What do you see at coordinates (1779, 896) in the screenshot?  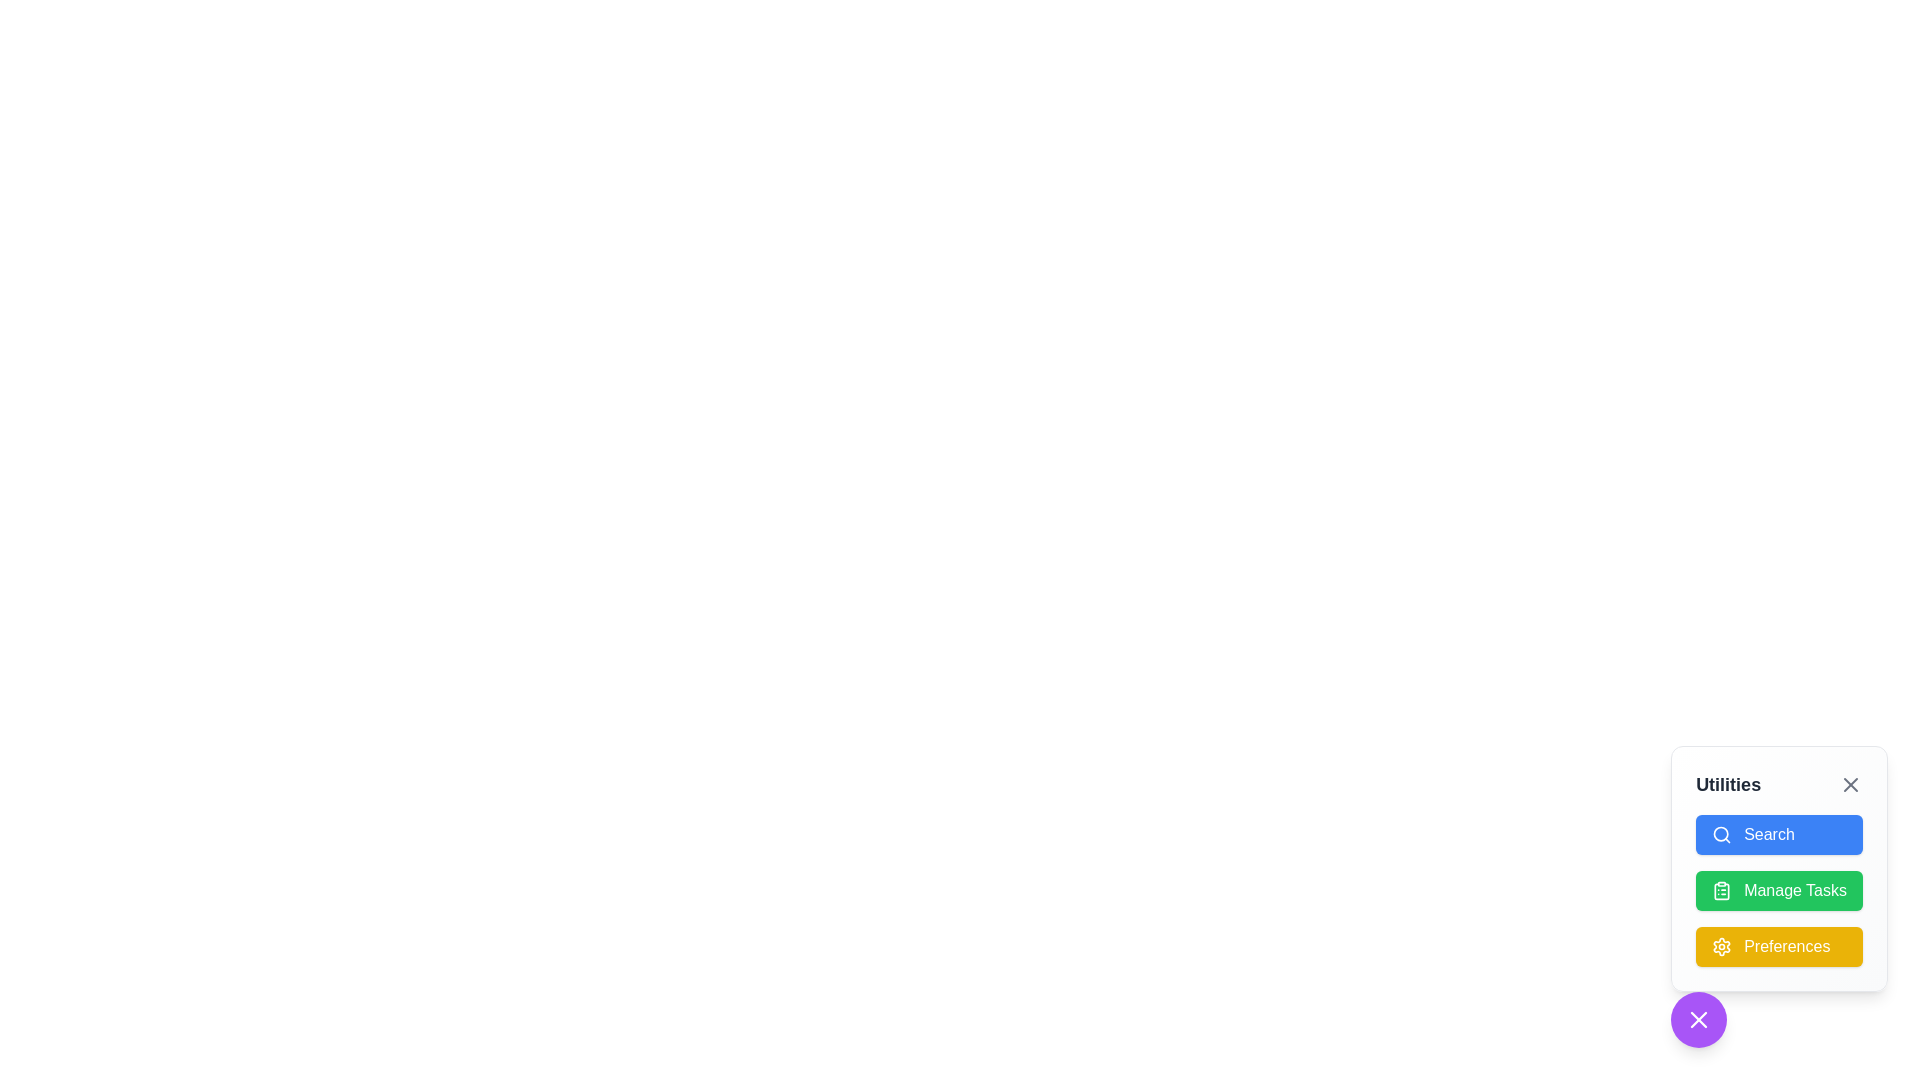 I see `the button in the 'Utilities' popup menu that allows users` at bounding box center [1779, 896].